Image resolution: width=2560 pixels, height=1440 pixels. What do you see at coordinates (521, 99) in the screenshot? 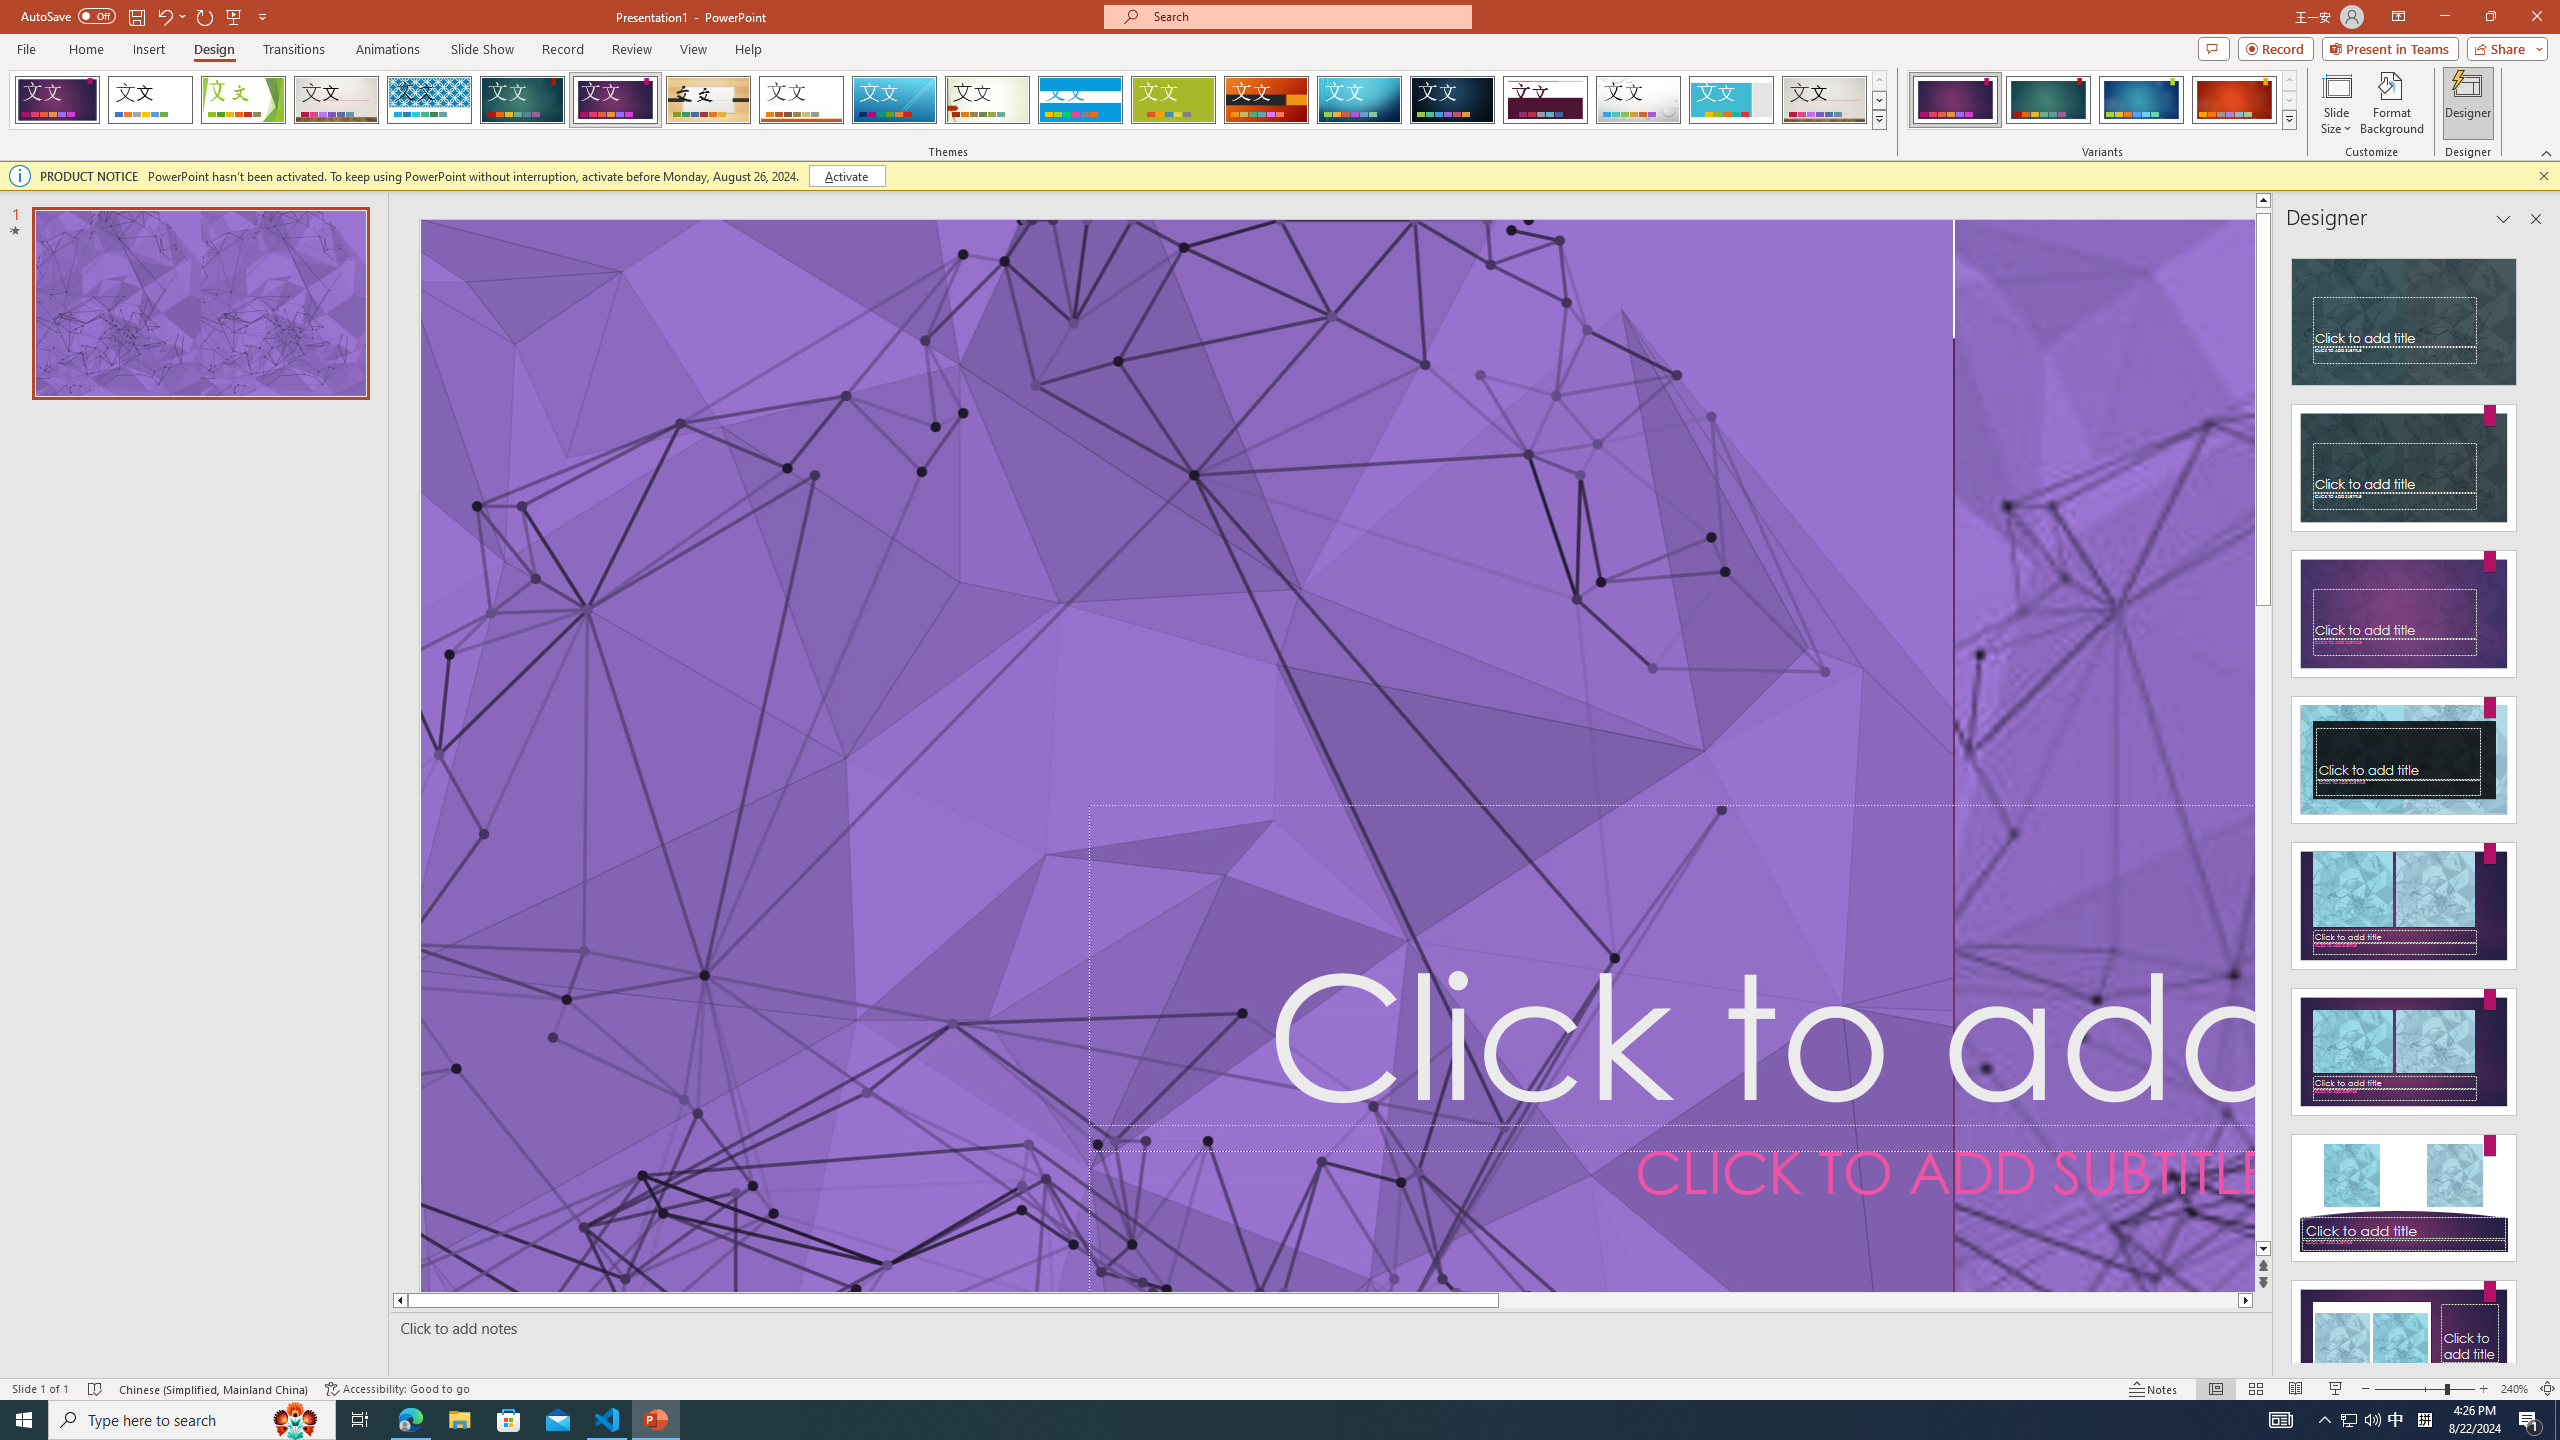
I see `'Ion'` at bounding box center [521, 99].